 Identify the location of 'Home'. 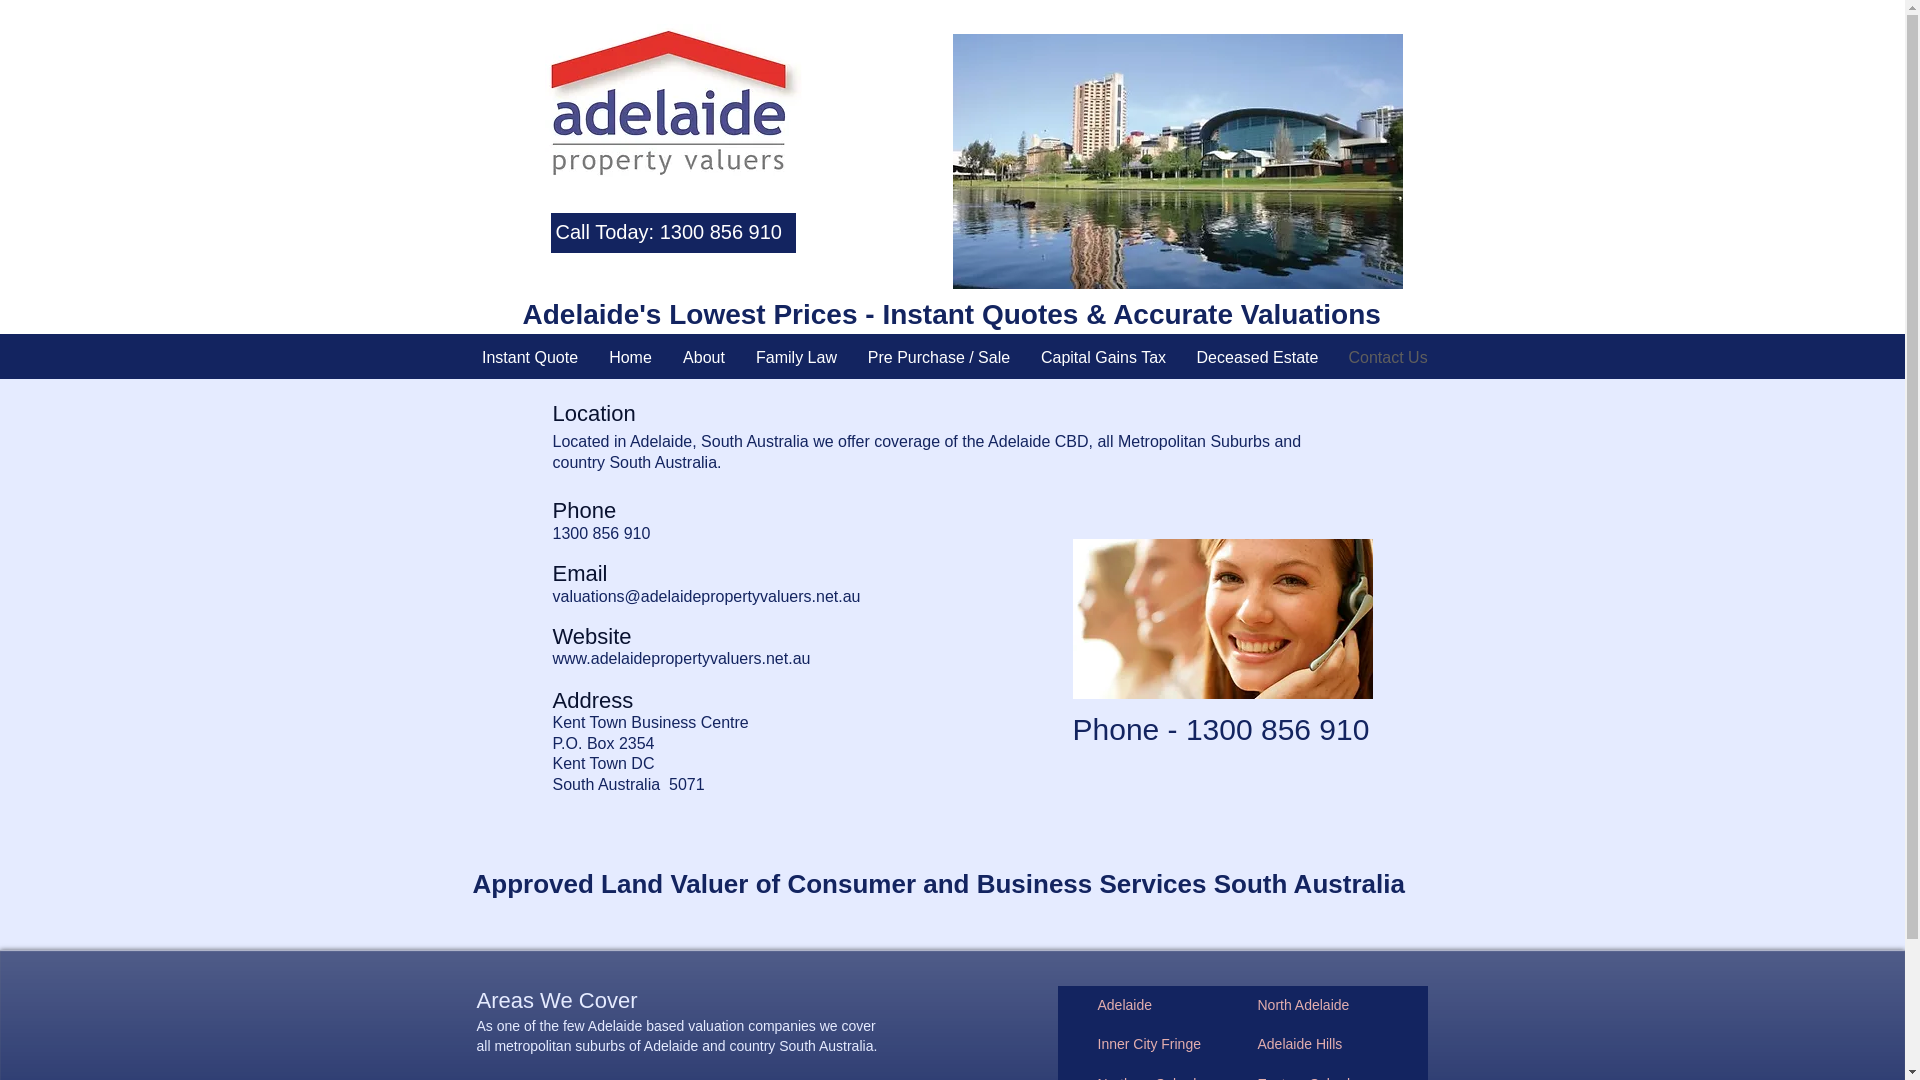
(629, 356).